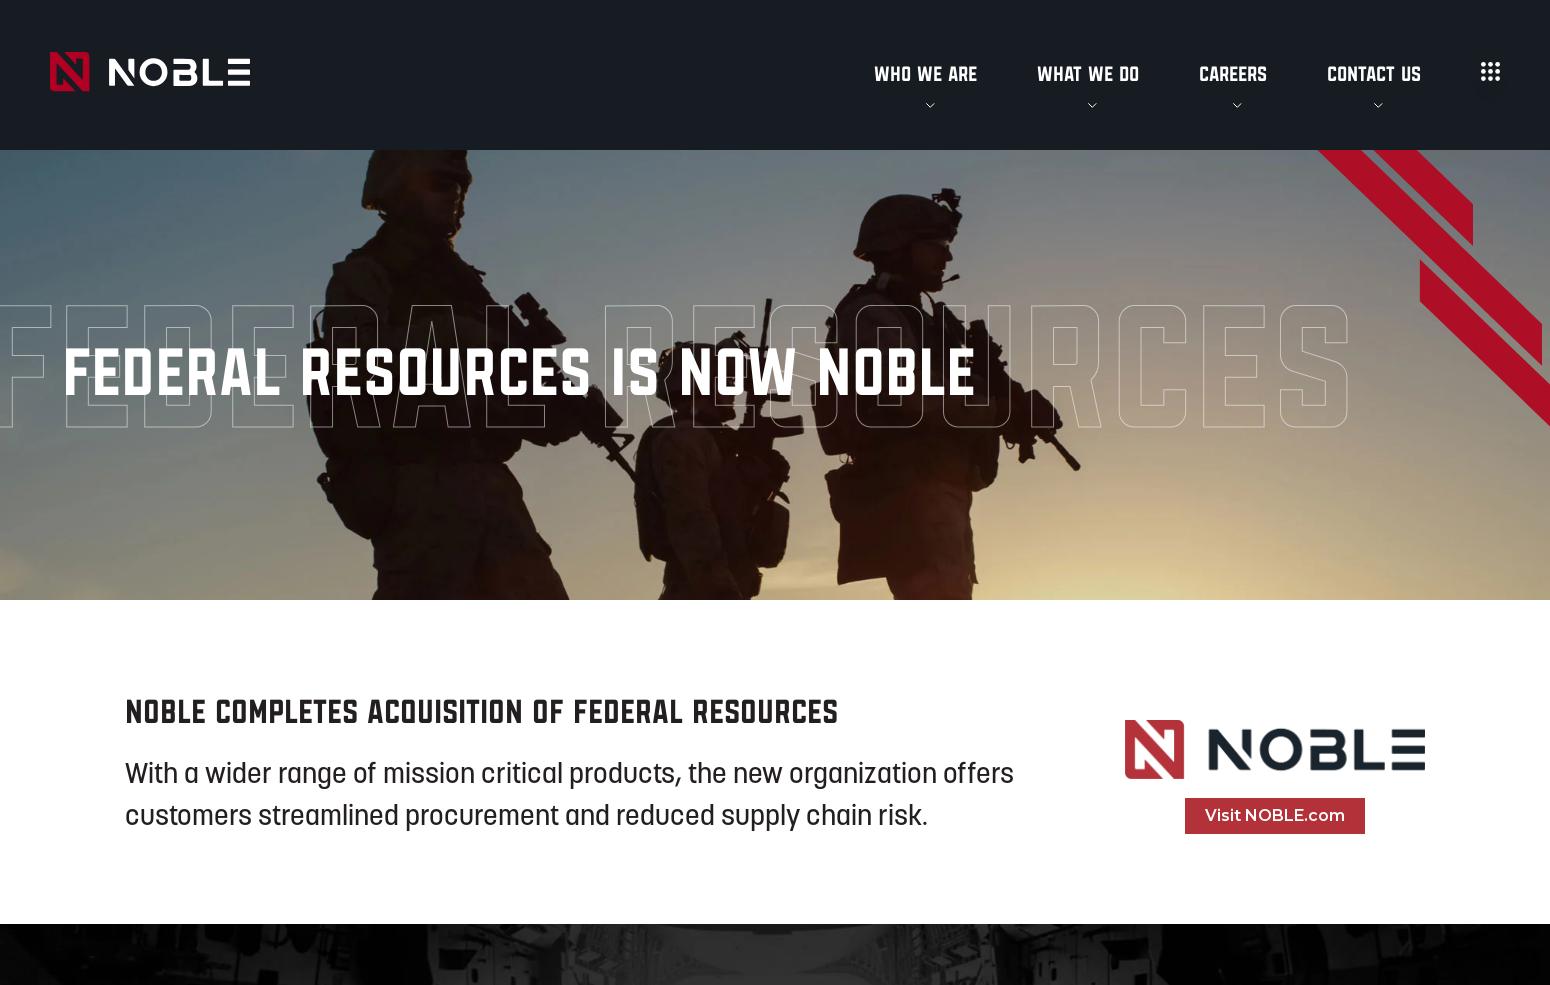 This screenshot has height=985, width=1550. Describe the element at coordinates (1233, 72) in the screenshot. I see `'Careers'` at that location.